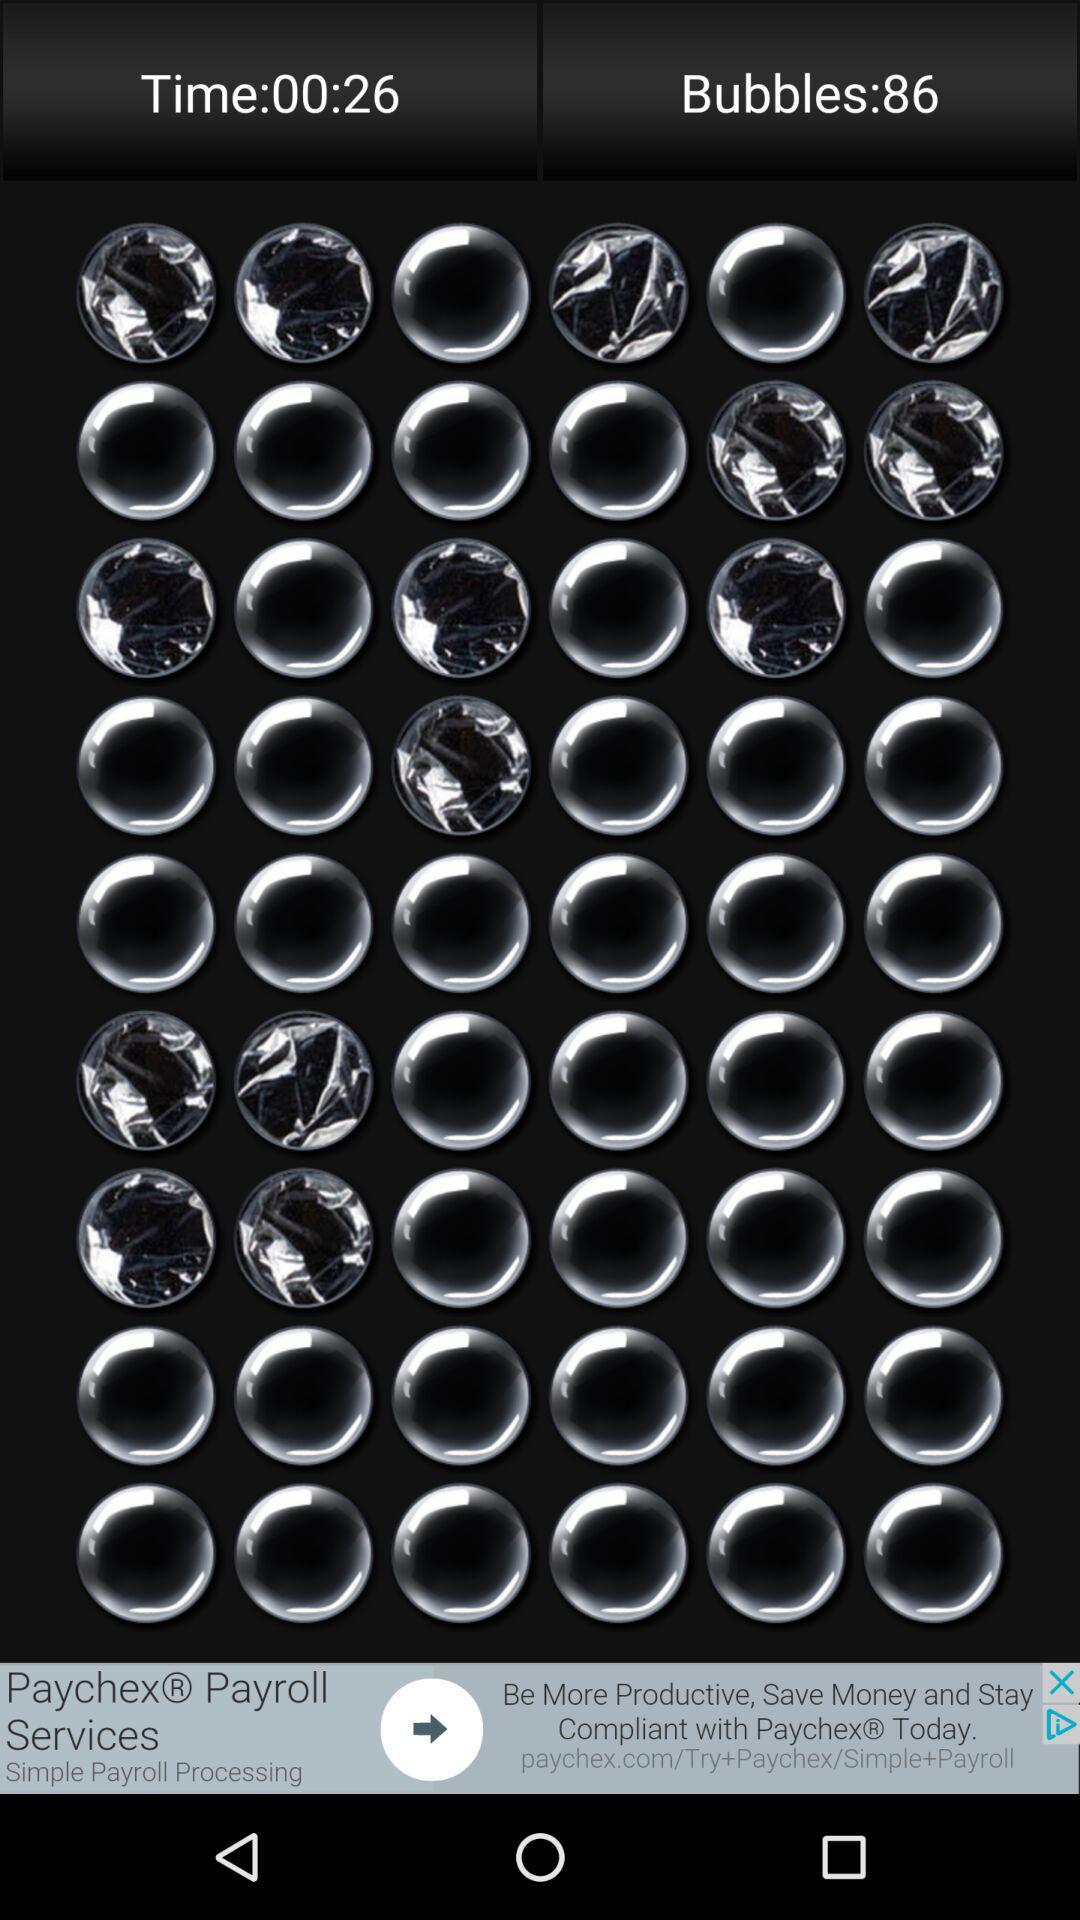 The width and height of the screenshot is (1080, 1920). What do you see at coordinates (933, 1237) in the screenshot?
I see `option` at bounding box center [933, 1237].